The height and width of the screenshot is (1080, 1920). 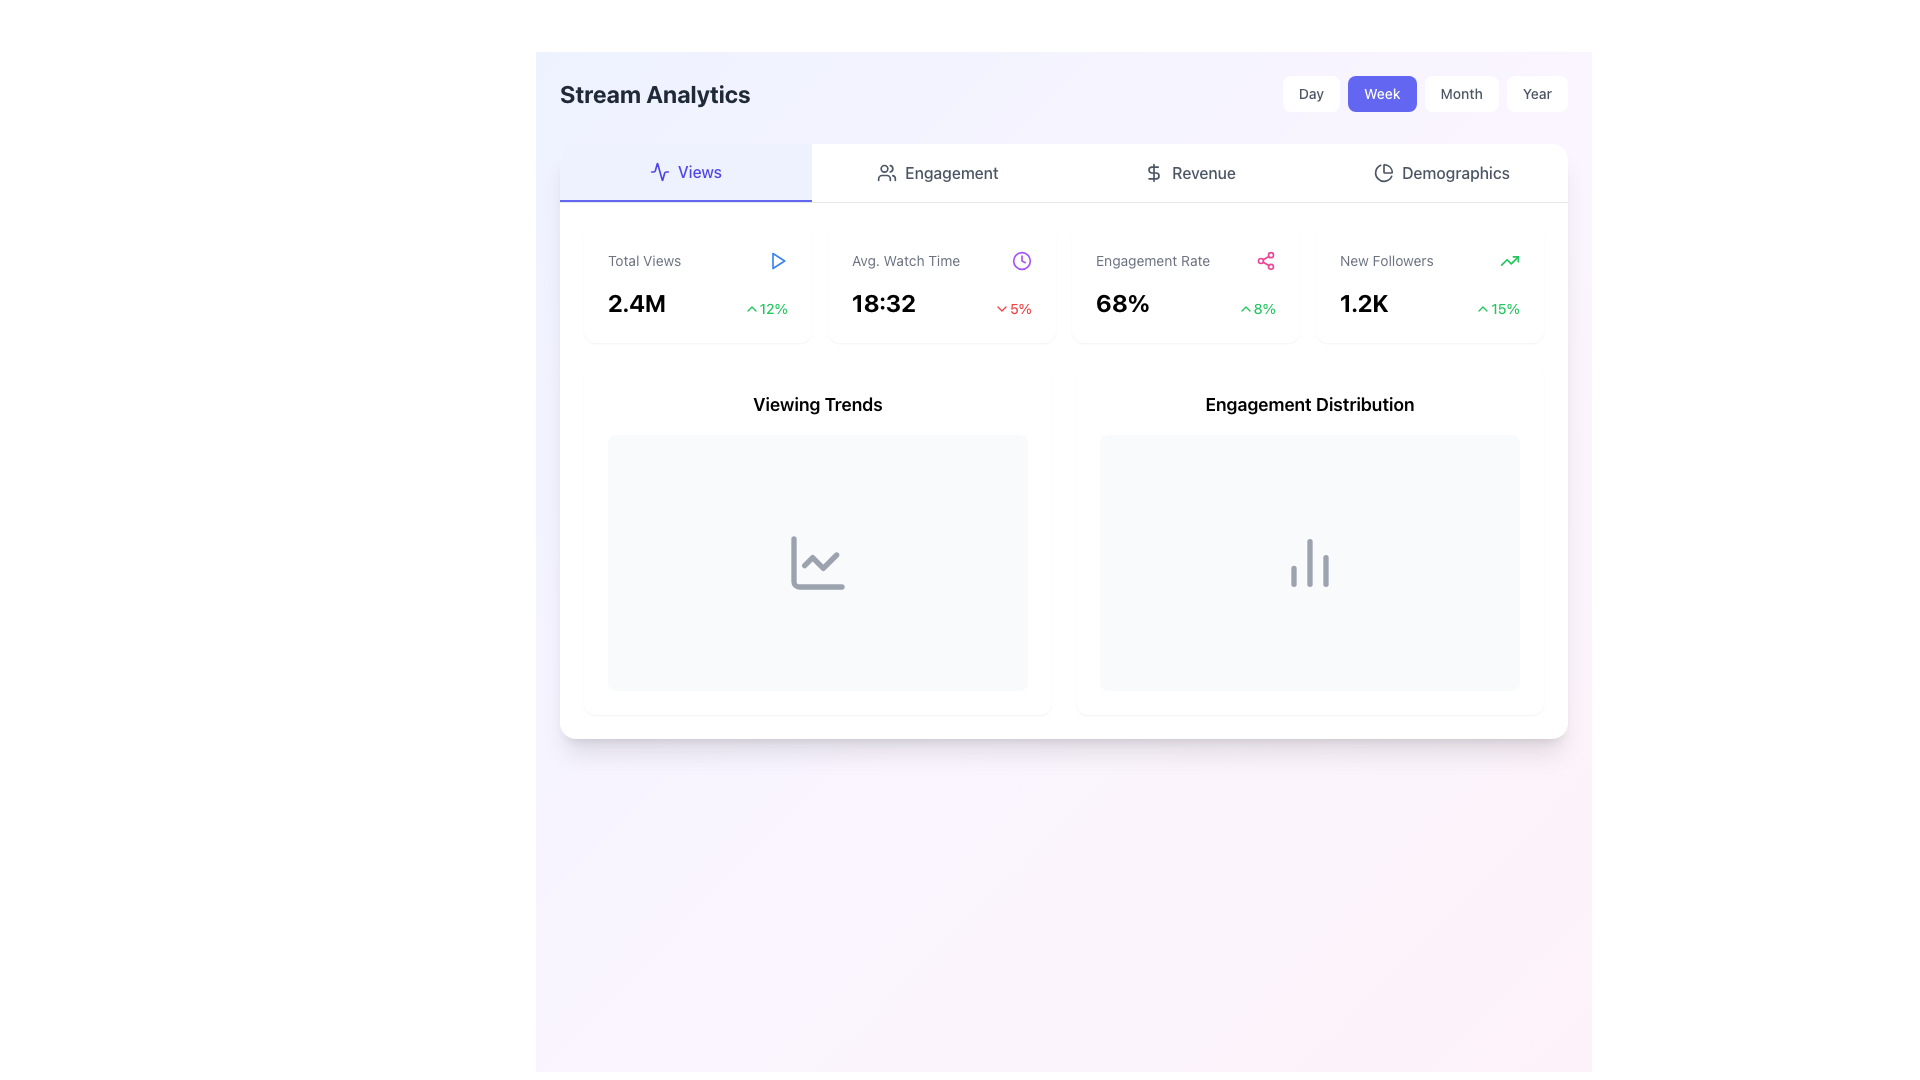 What do you see at coordinates (750, 308) in the screenshot?
I see `the trend represented by the upward chevron icon located to the left of the '12%' text, which indicates an increase in the metric value` at bounding box center [750, 308].